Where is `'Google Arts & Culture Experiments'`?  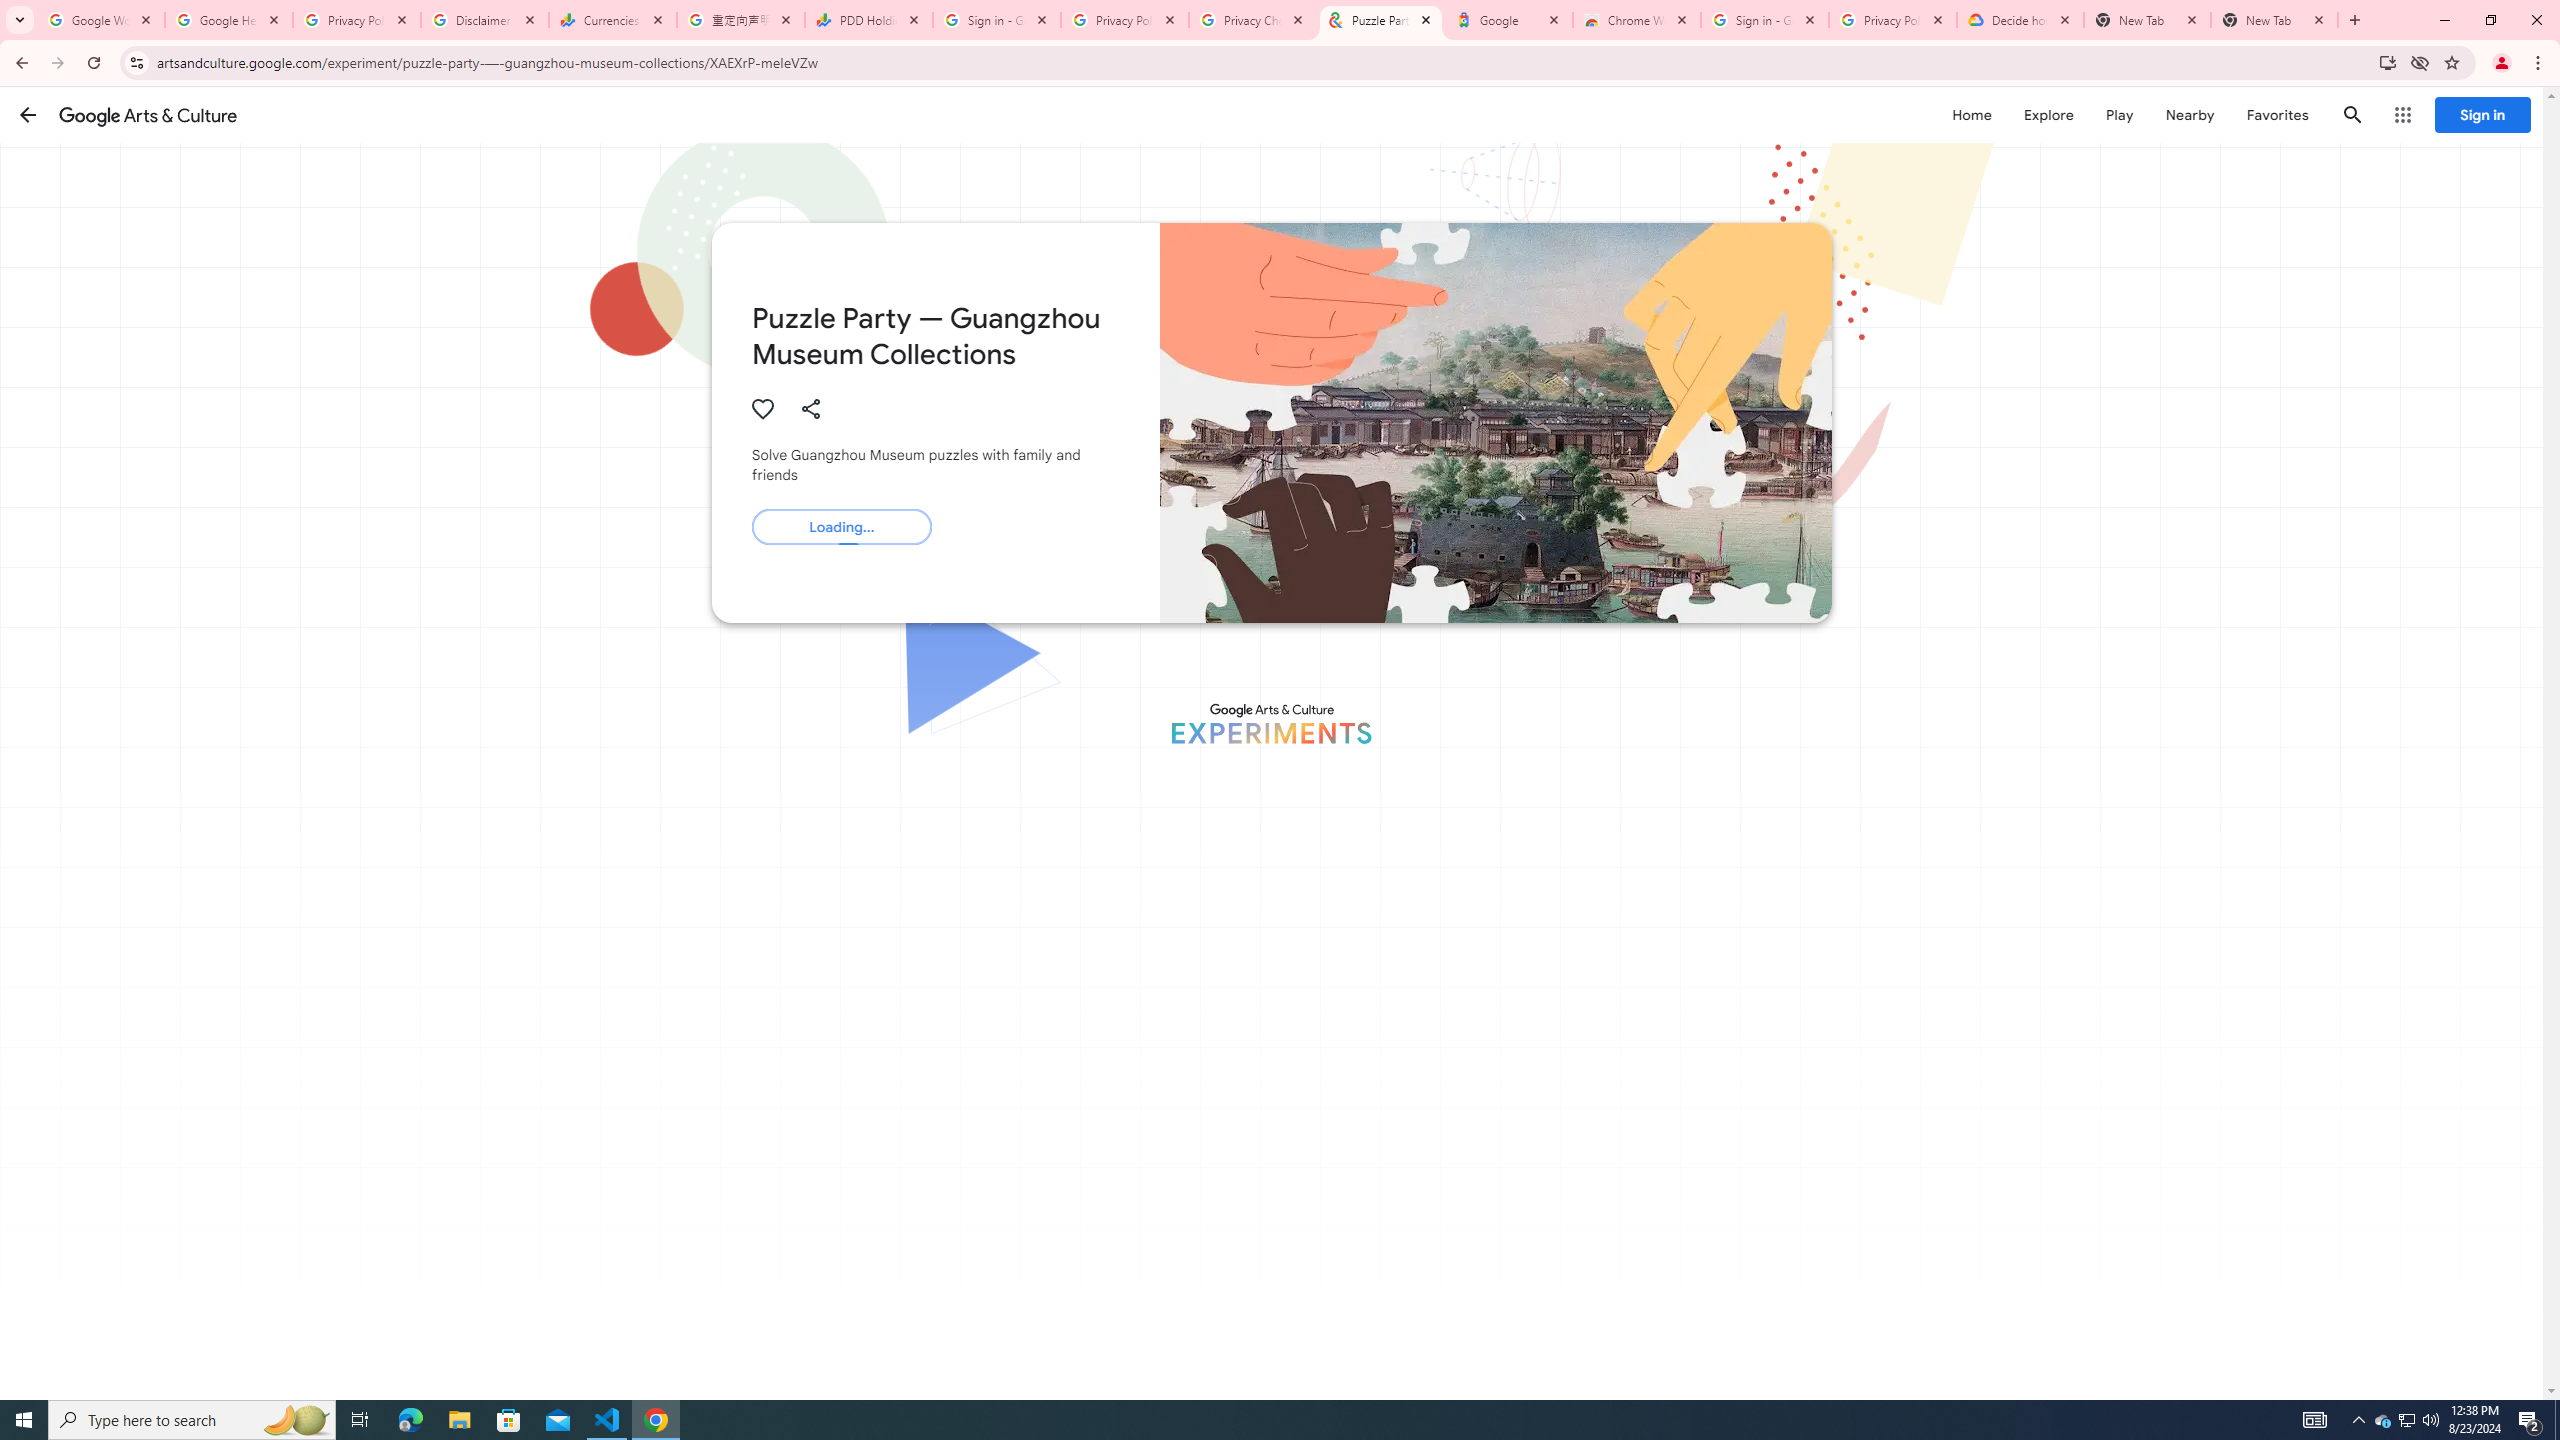 'Google Arts & Culture Experiments' is located at coordinates (1271, 723).